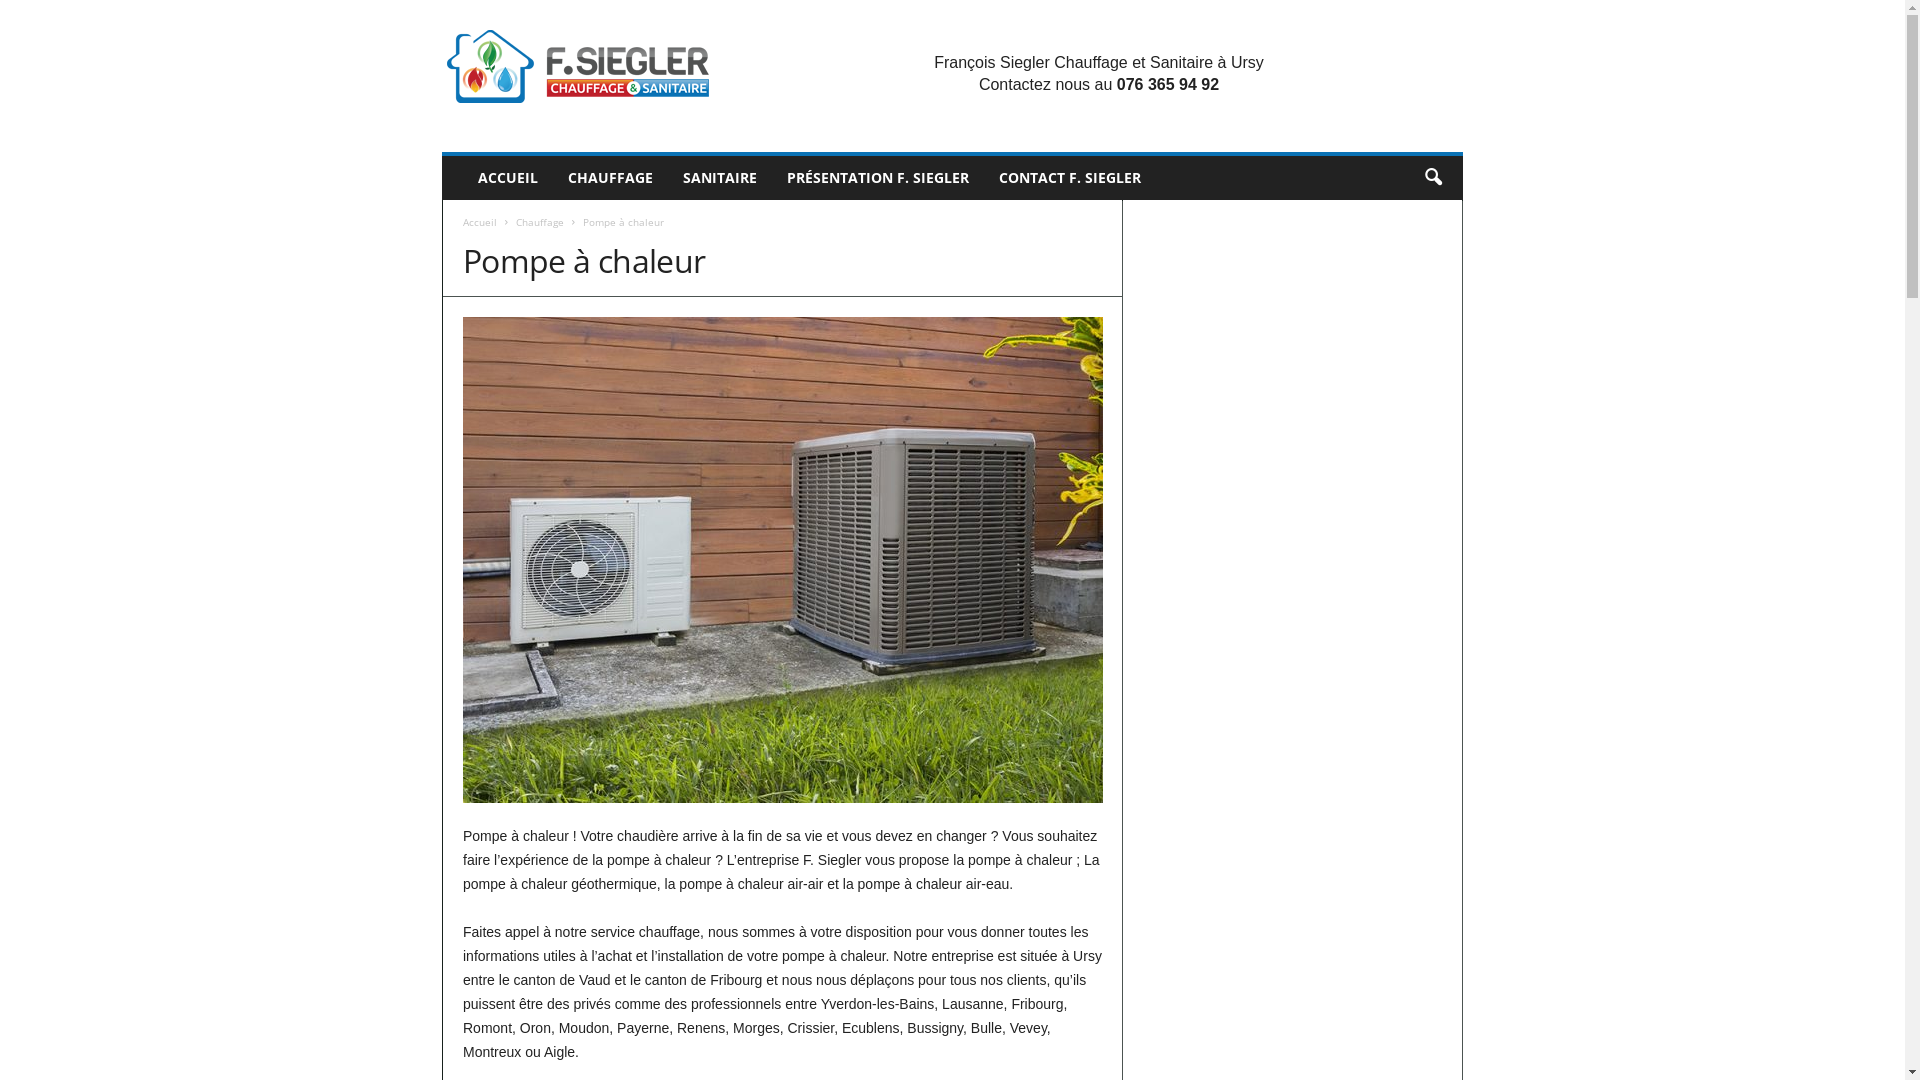 Image resolution: width=1920 pixels, height=1080 pixels. Describe the element at coordinates (552, 176) in the screenshot. I see `'CHAUFFAGE'` at that location.